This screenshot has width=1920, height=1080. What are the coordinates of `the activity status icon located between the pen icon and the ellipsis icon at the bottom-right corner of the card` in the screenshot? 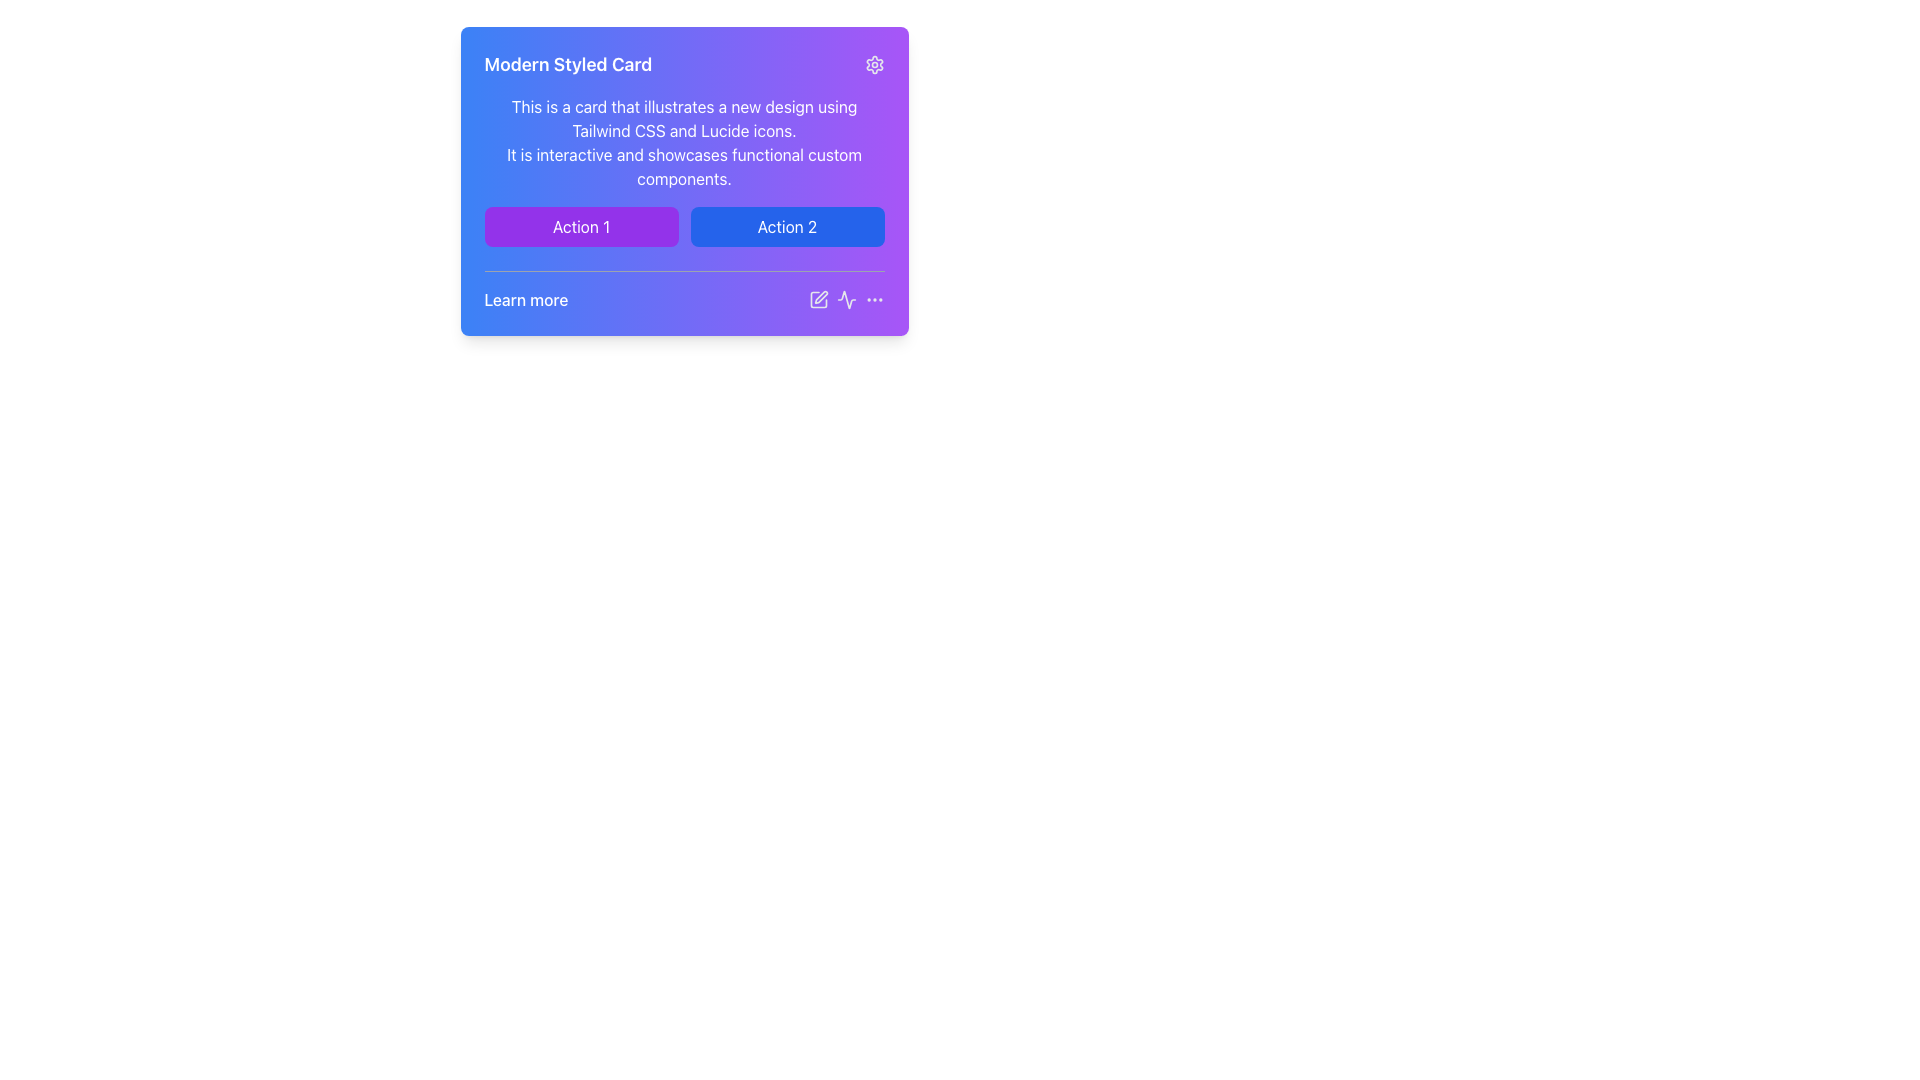 It's located at (846, 300).